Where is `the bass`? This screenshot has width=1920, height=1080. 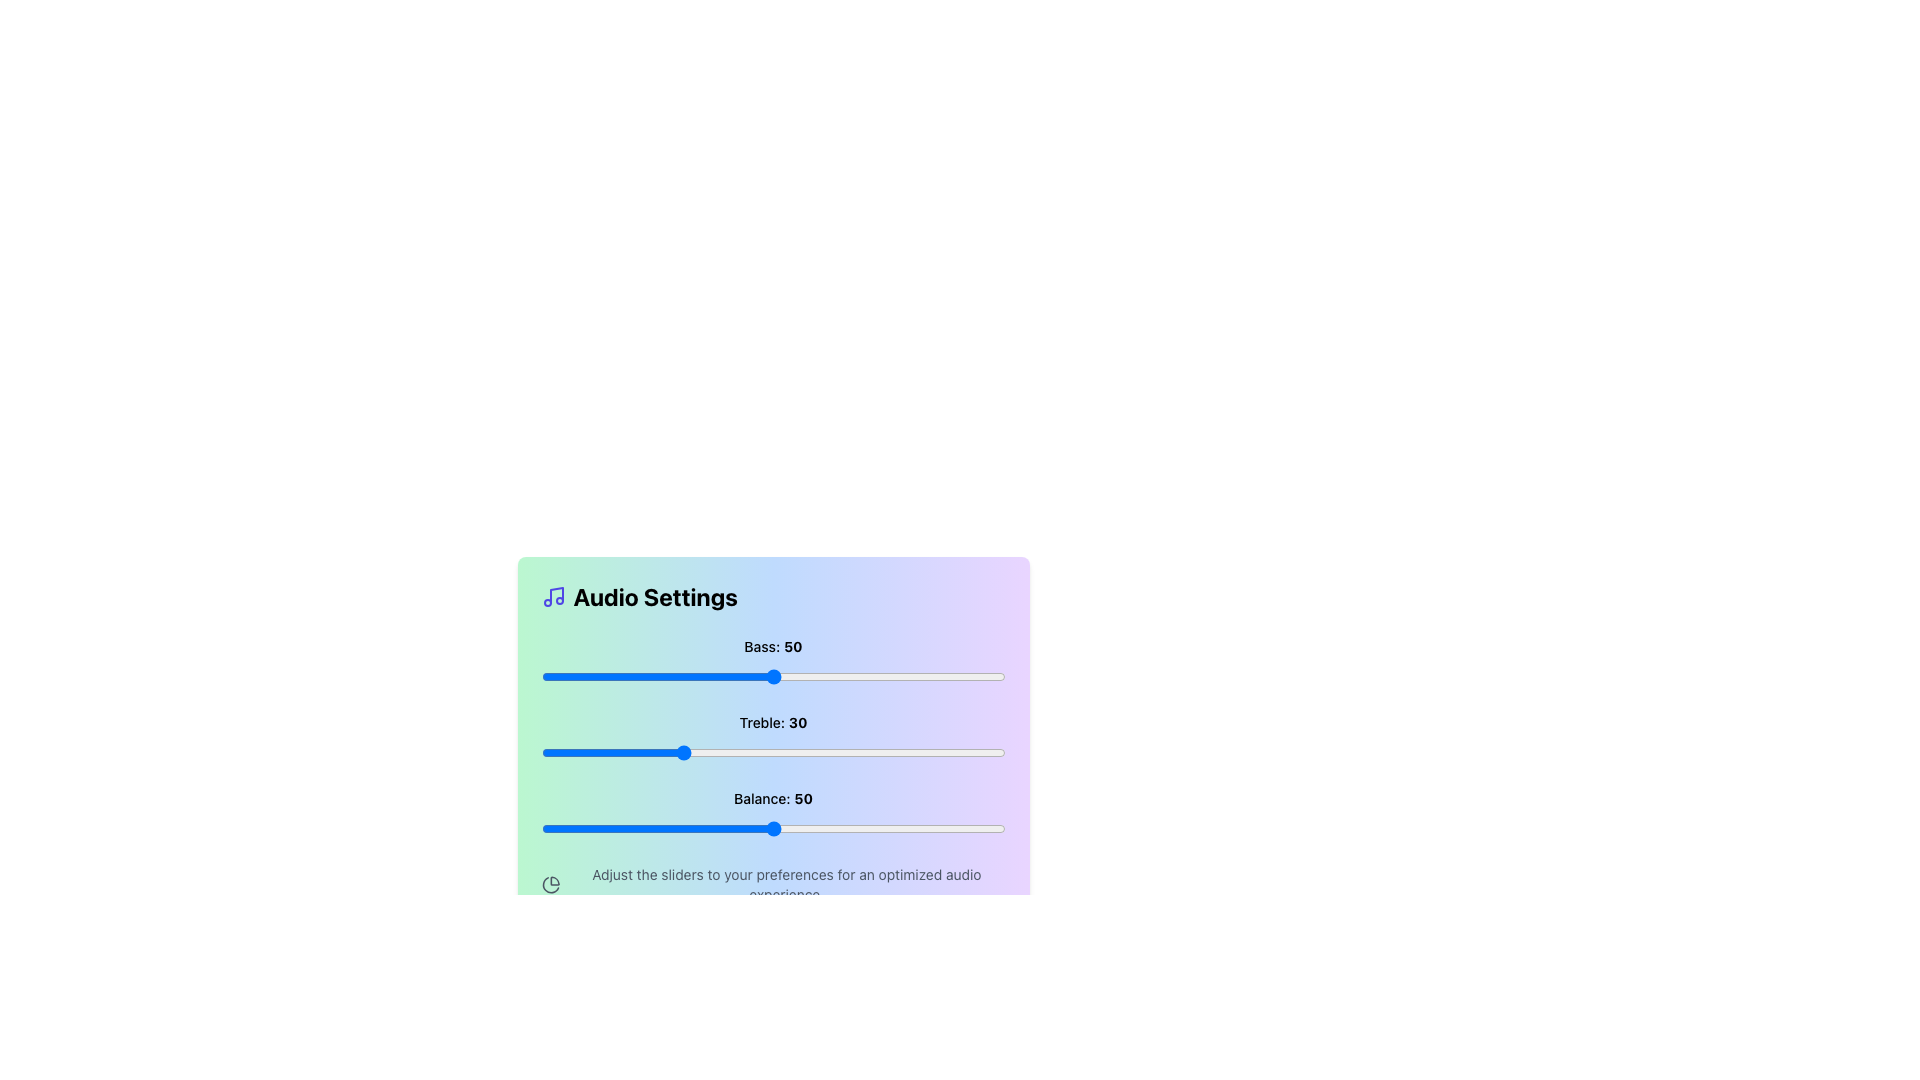
the bass is located at coordinates (948, 676).